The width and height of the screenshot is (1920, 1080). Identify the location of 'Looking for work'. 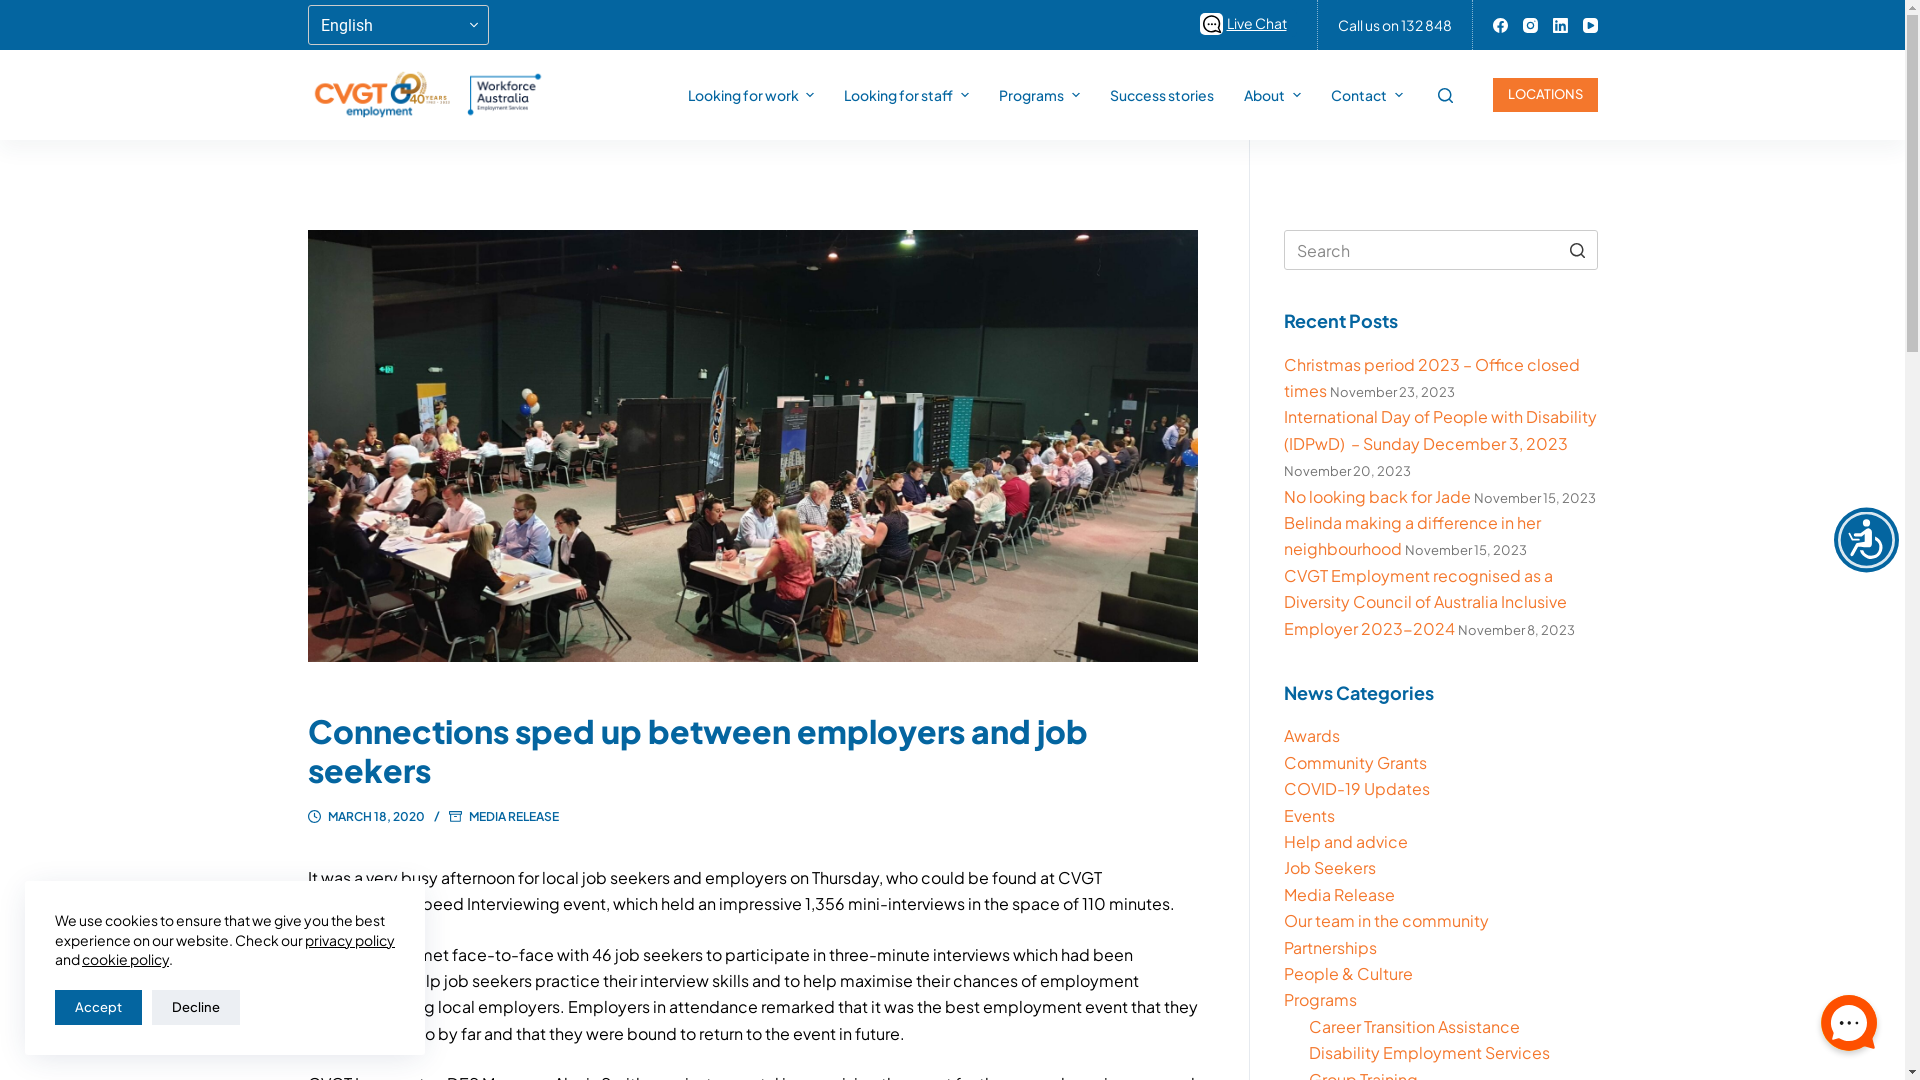
(750, 95).